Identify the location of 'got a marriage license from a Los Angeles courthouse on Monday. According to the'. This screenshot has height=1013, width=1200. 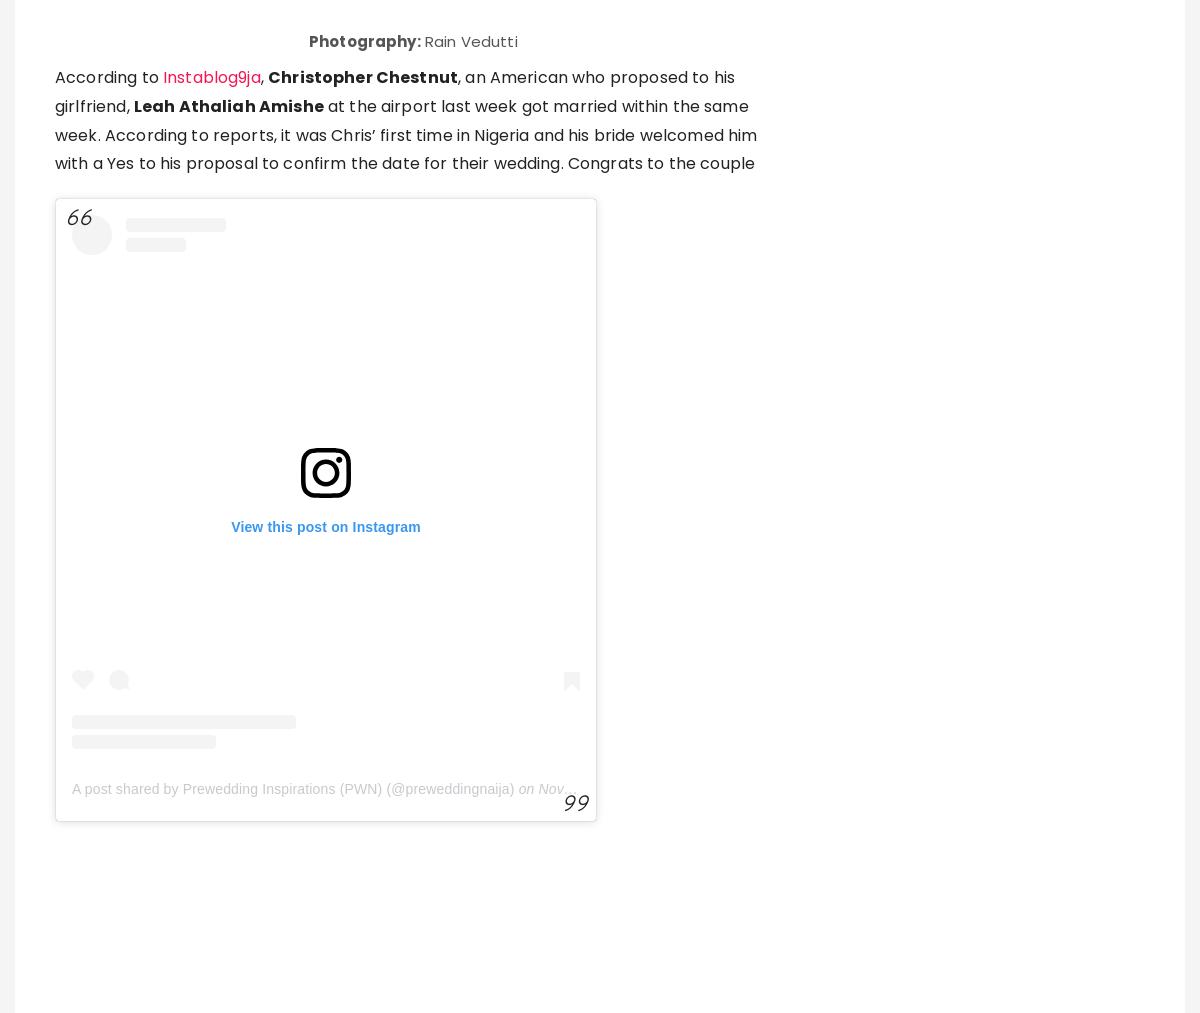
(412, 569).